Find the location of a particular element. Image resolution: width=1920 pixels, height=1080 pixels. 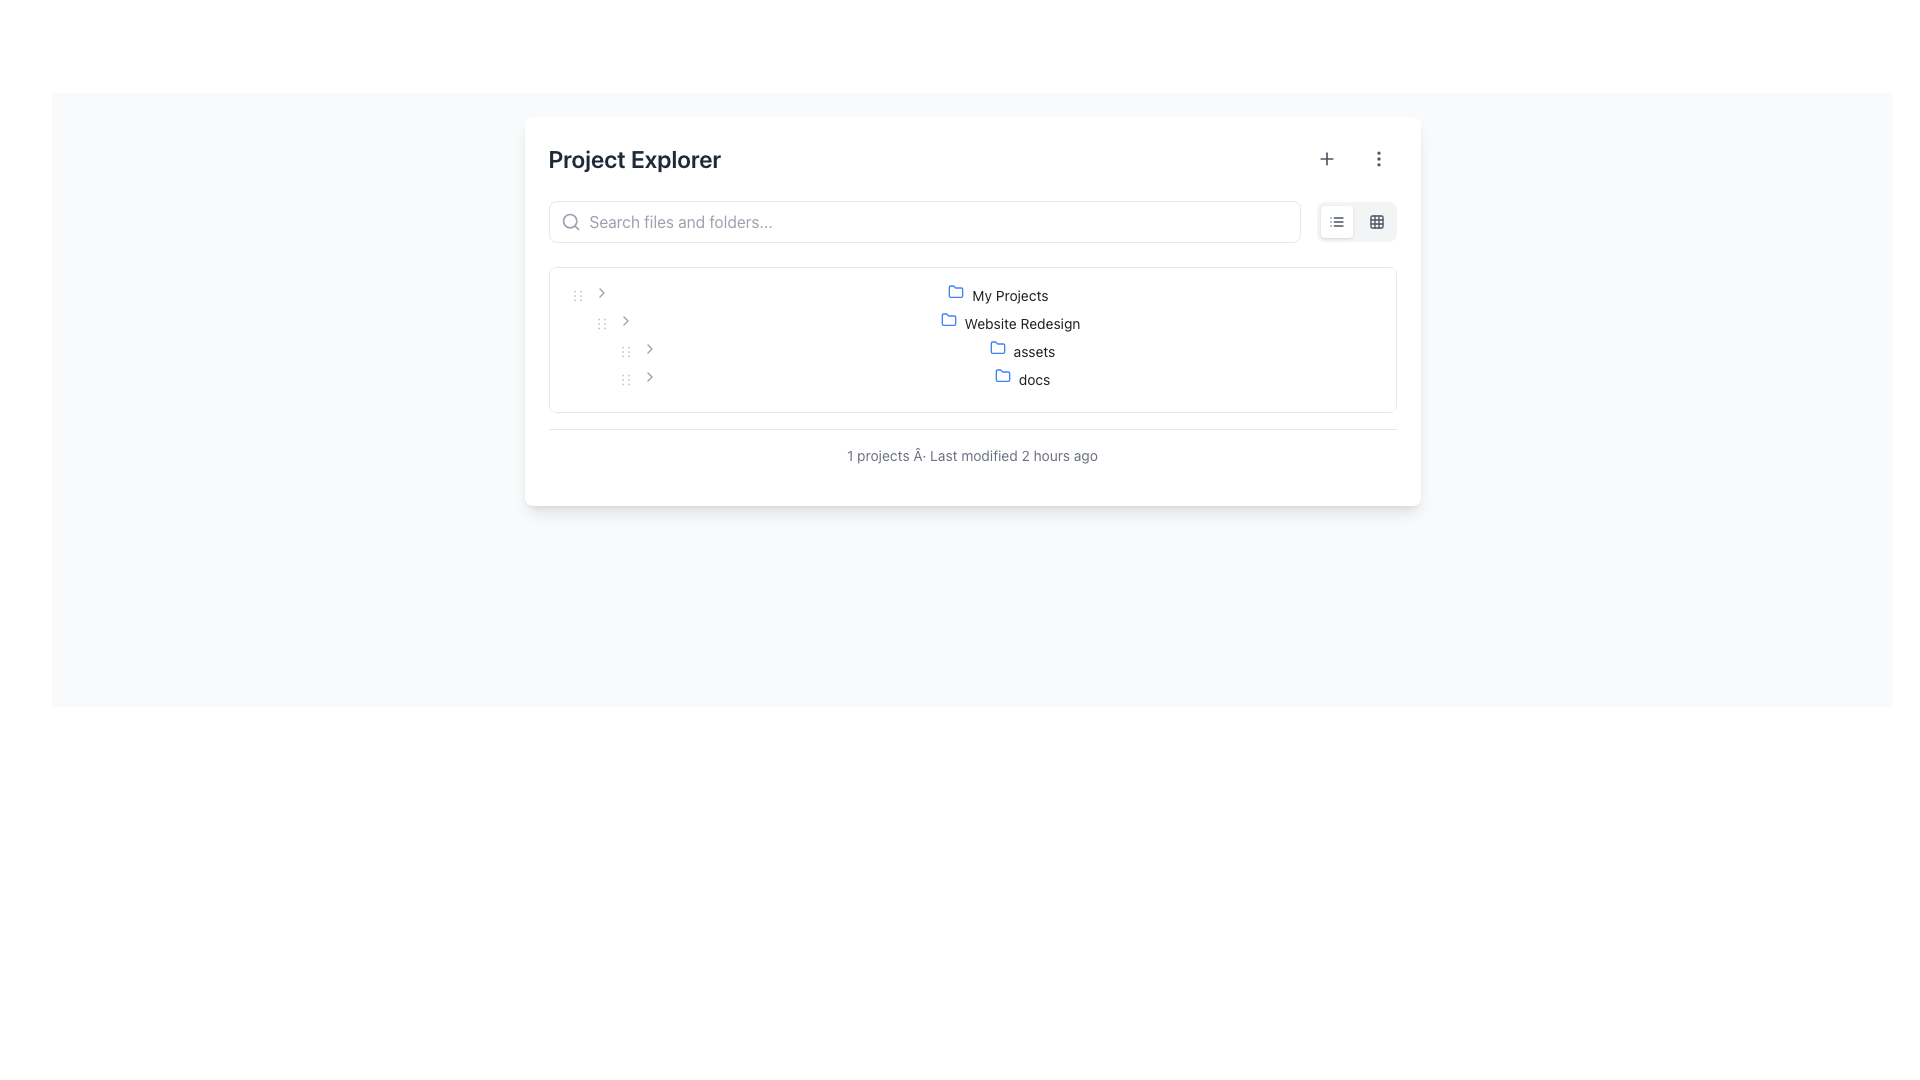

the leftmost button in the top-right corner of the 'Project Explorer' interface is located at coordinates (1326, 157).